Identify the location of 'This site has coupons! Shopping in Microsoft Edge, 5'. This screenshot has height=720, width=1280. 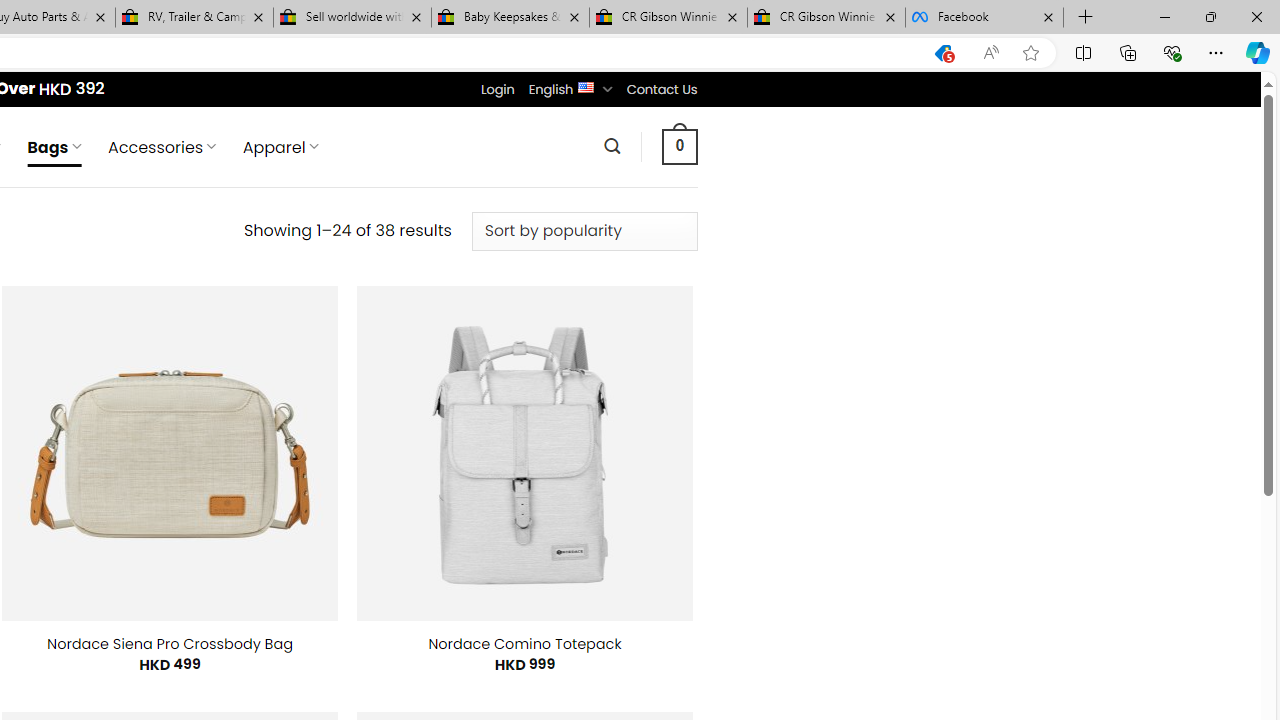
(942, 52).